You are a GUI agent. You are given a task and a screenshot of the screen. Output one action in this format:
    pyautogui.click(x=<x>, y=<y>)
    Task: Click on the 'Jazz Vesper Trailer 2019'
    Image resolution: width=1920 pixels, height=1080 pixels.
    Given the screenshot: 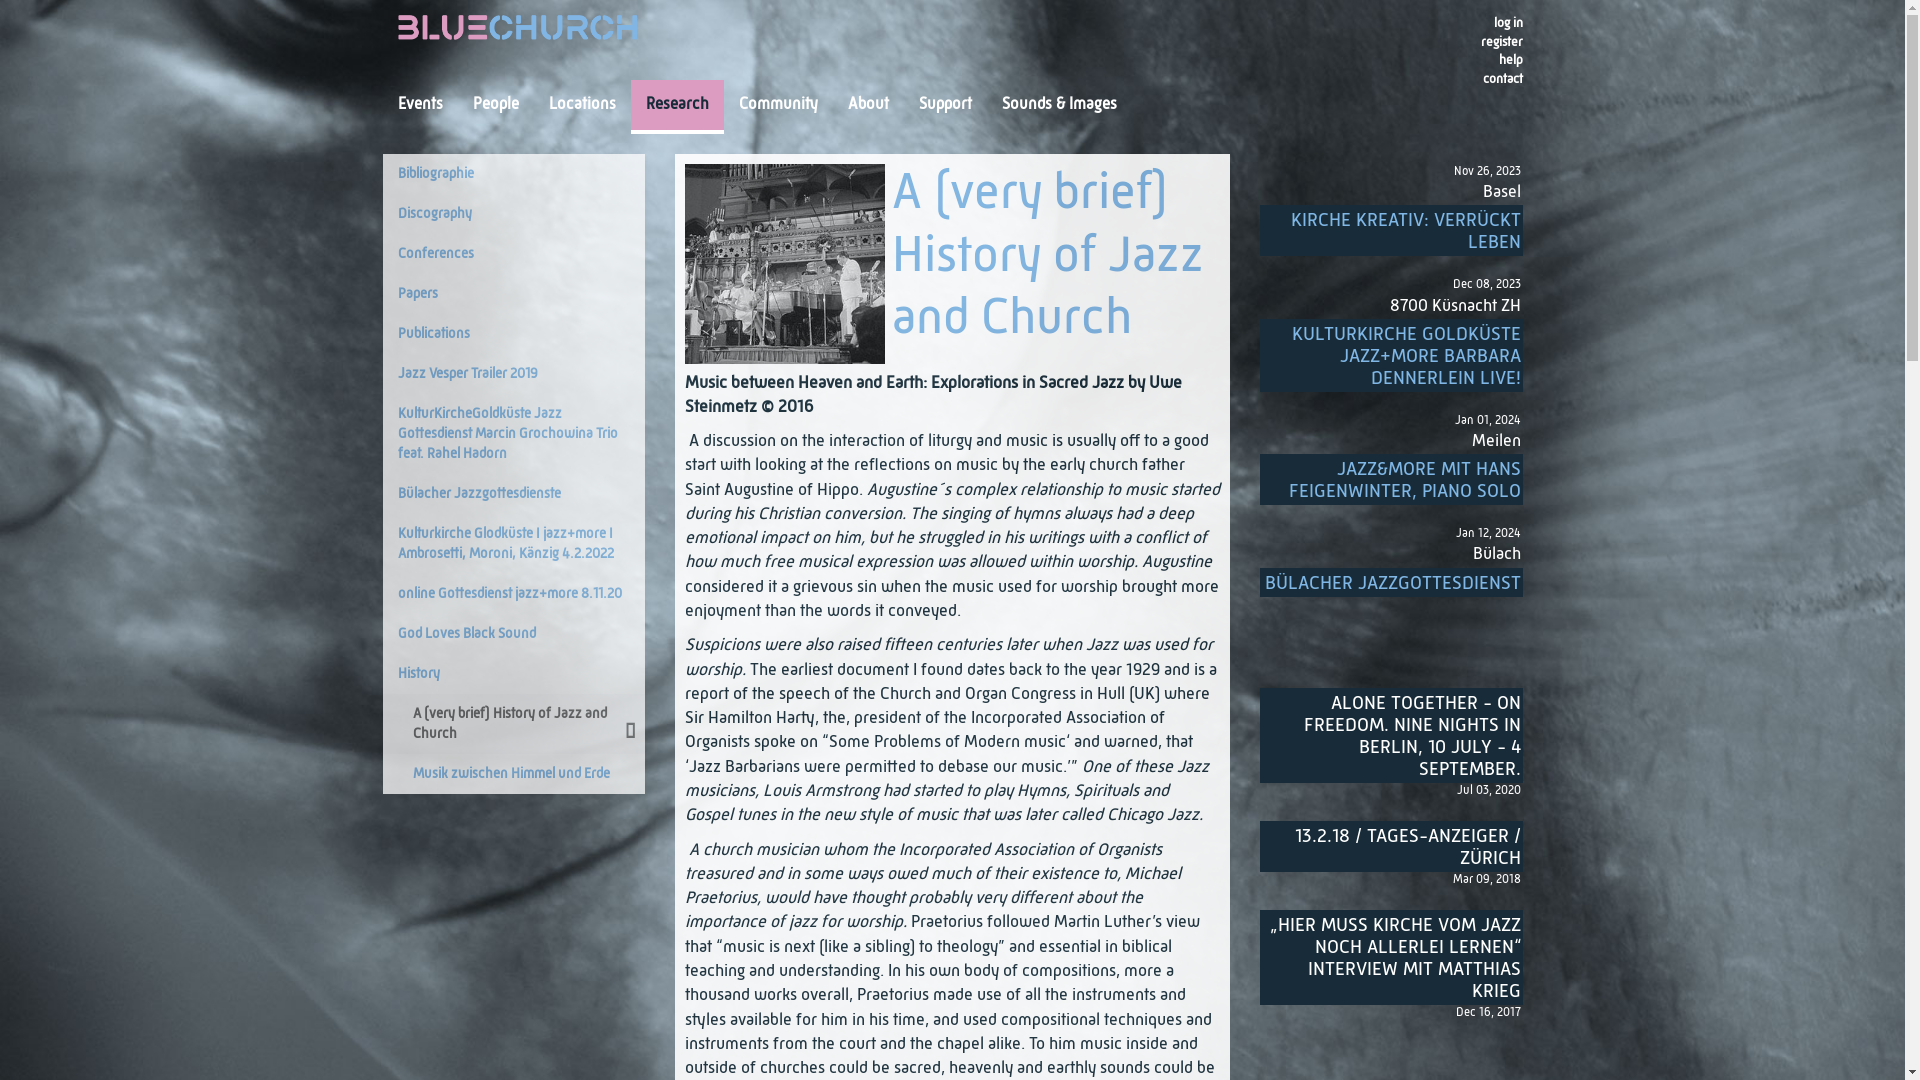 What is the action you would take?
    pyautogui.click(x=513, y=374)
    